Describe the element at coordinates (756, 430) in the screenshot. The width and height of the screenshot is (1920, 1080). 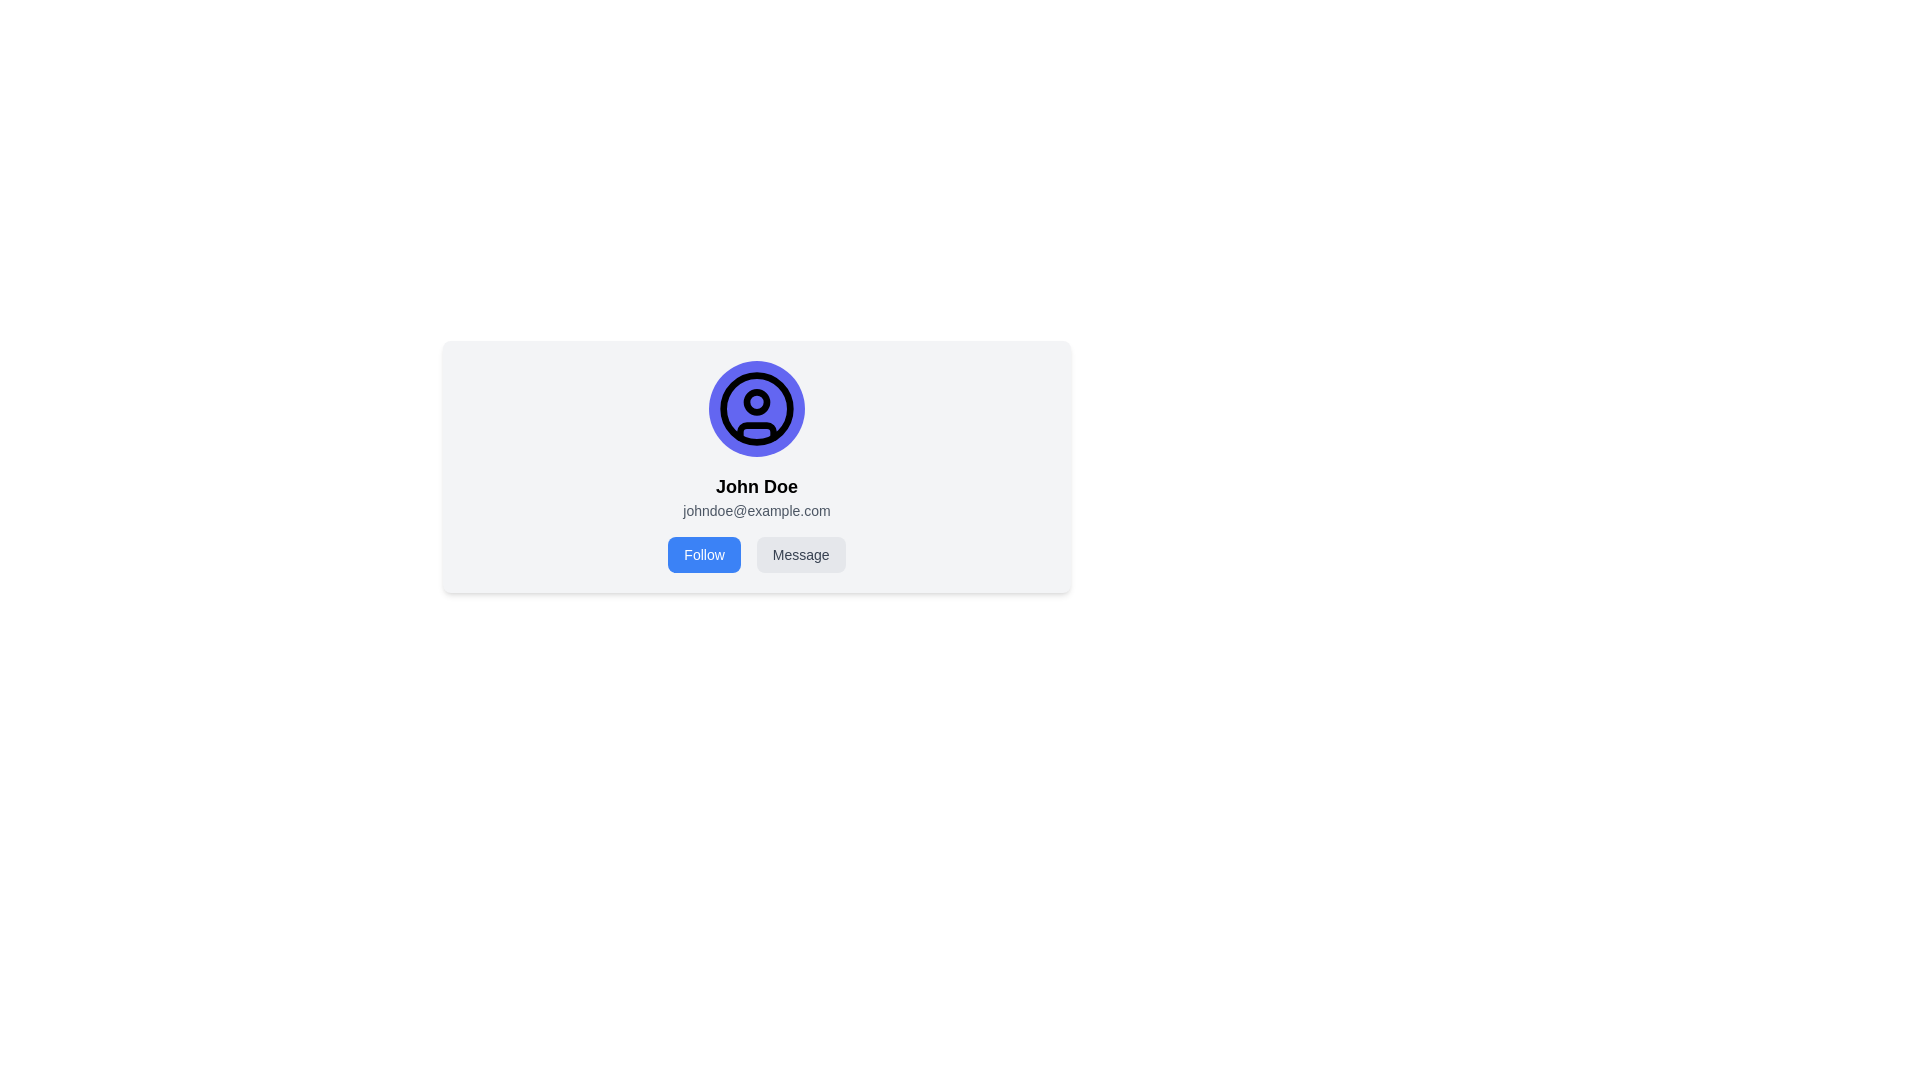
I see `the decorative graphic element at the lower portion of the user profile icon, which resembles a small arc or half-circle within the circular profile image` at that location.